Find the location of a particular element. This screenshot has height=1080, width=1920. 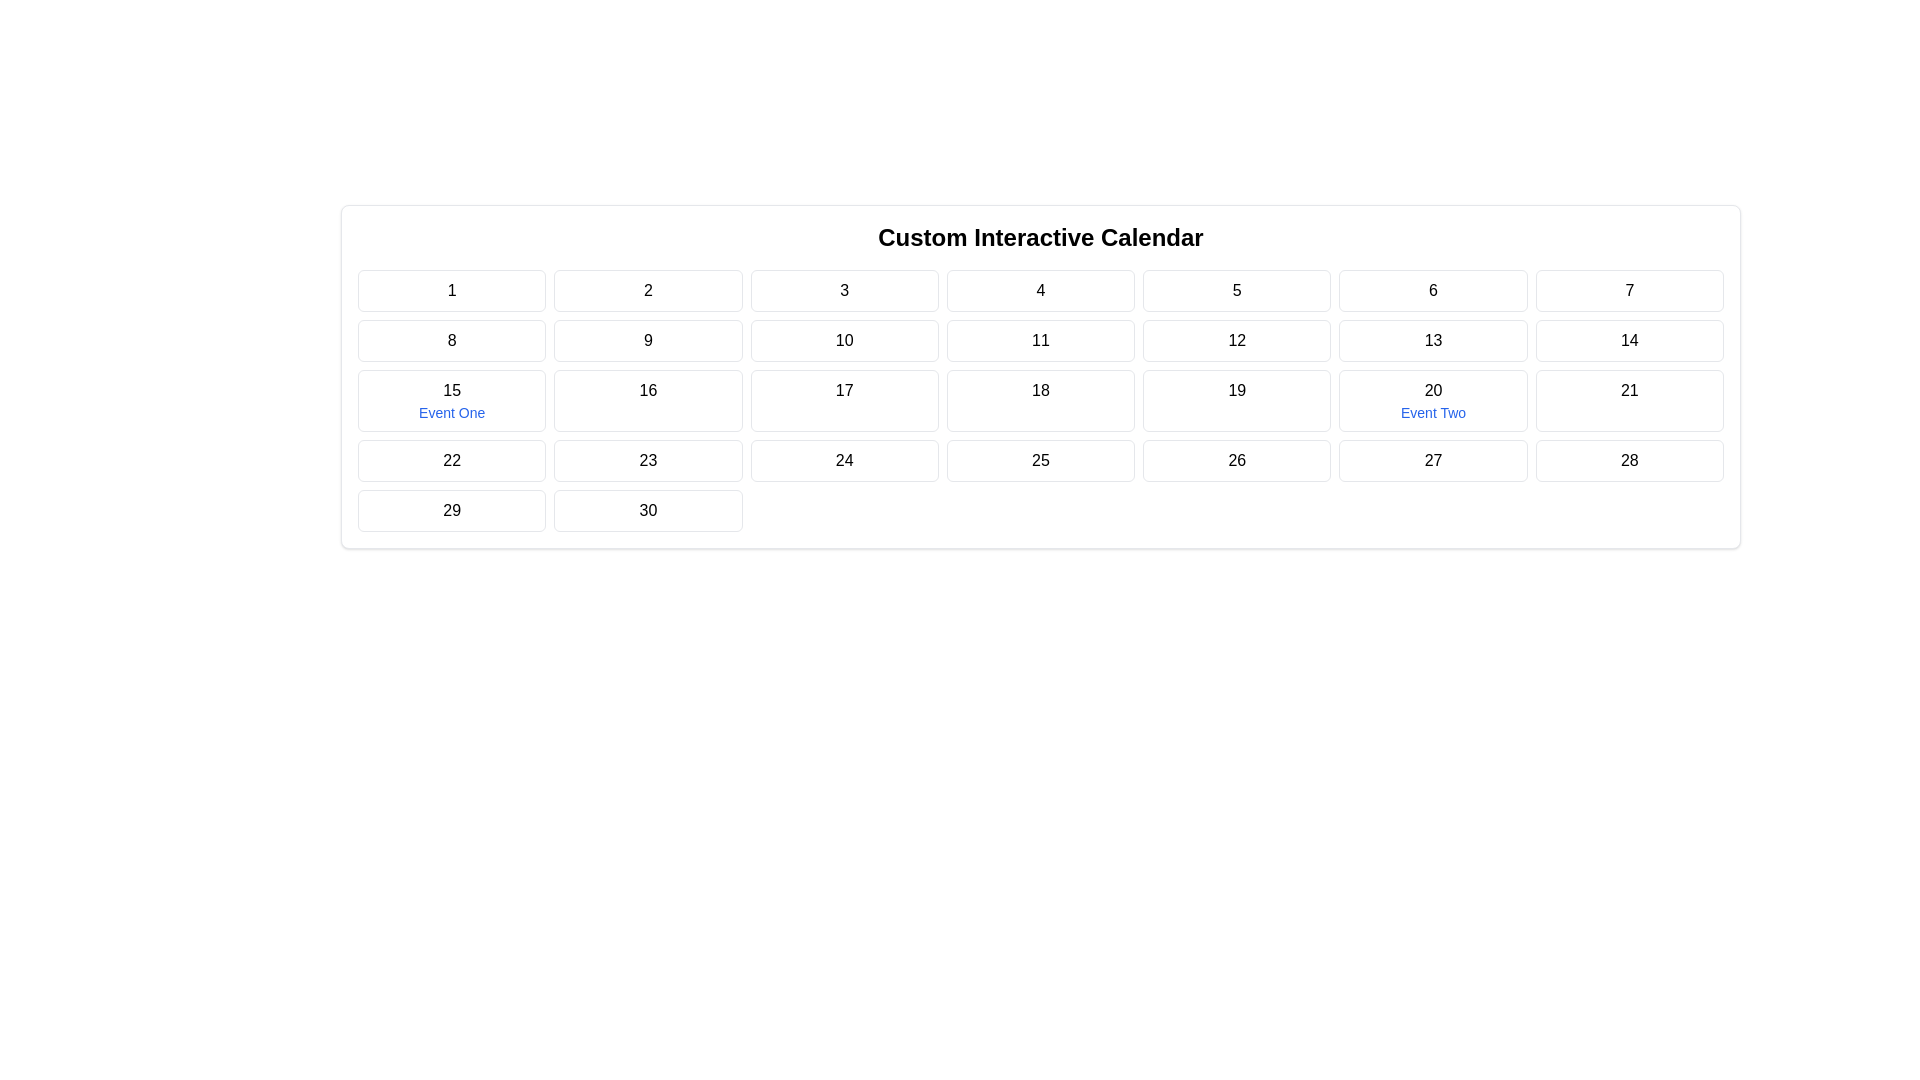

the button representing the number '17' in the calendar grid layout is located at coordinates (844, 401).